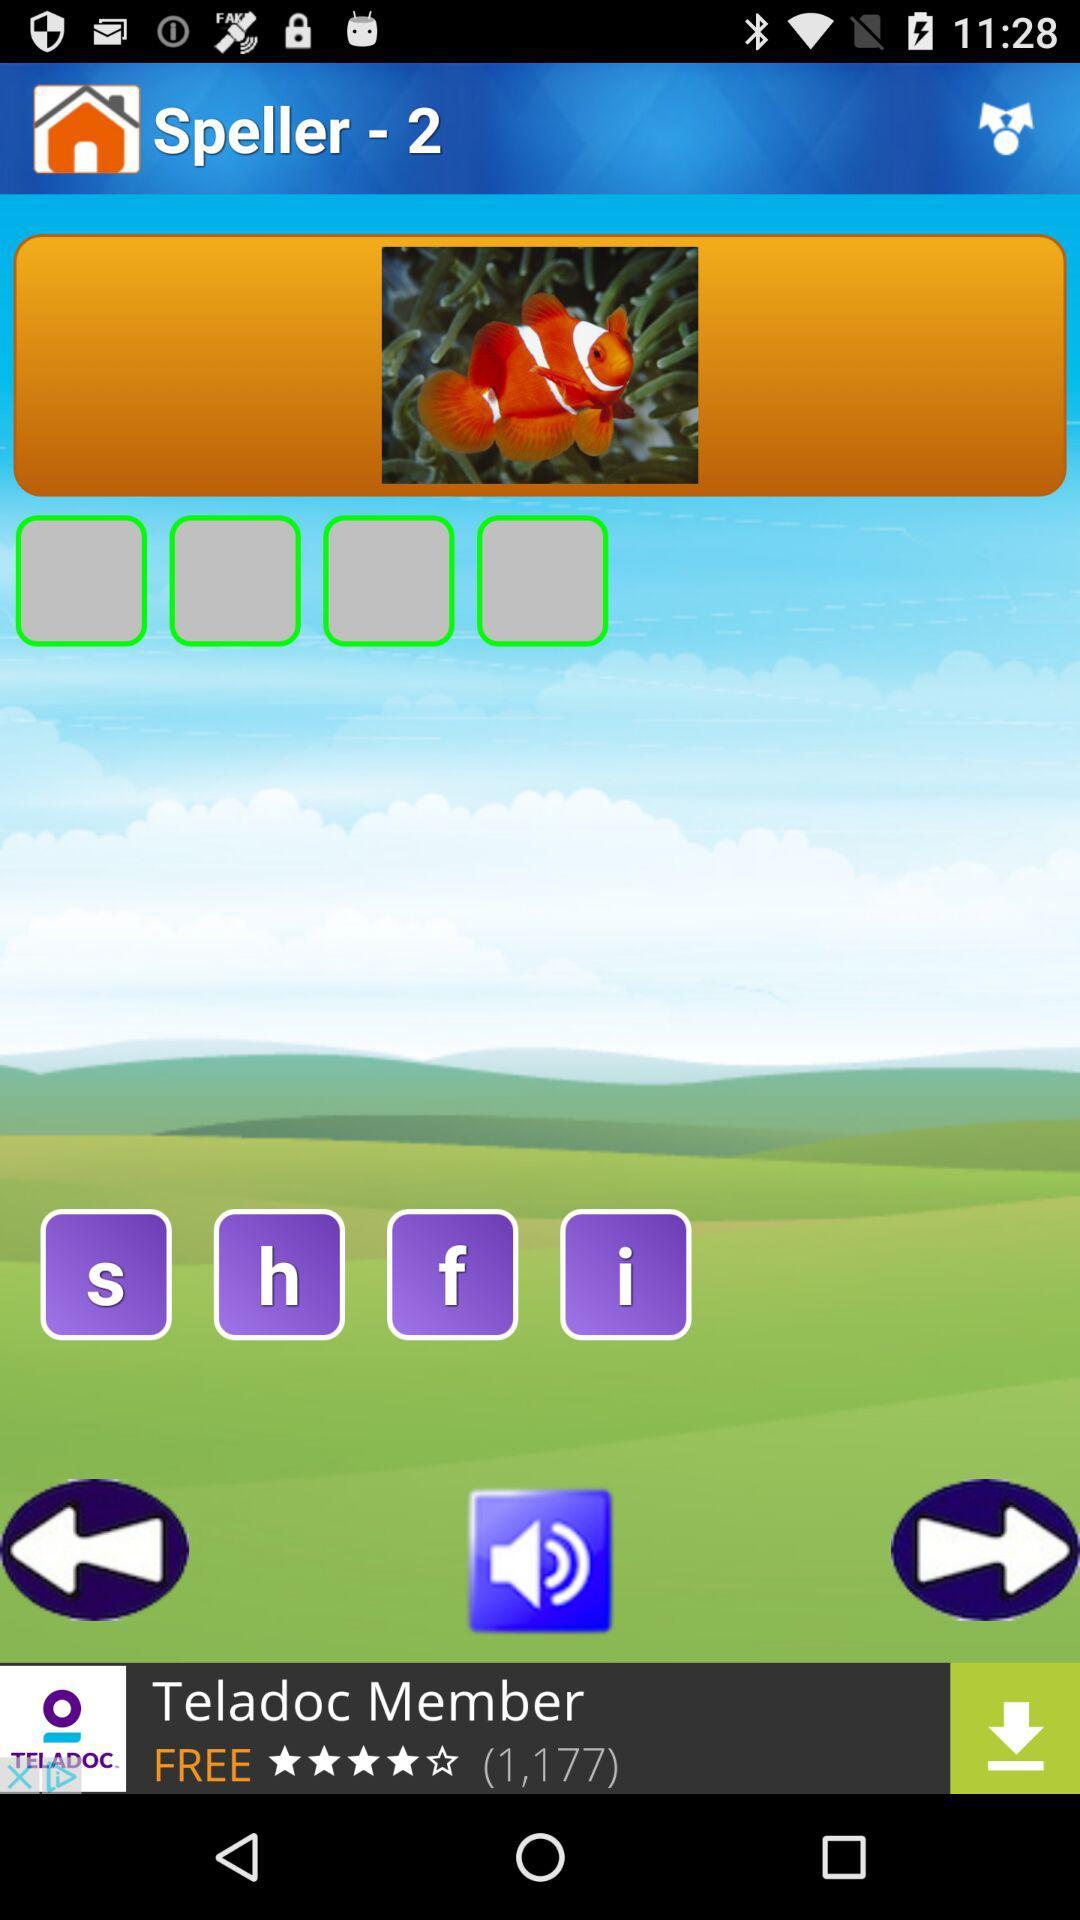  Describe the element at coordinates (94, 1548) in the screenshot. I see `go back` at that location.